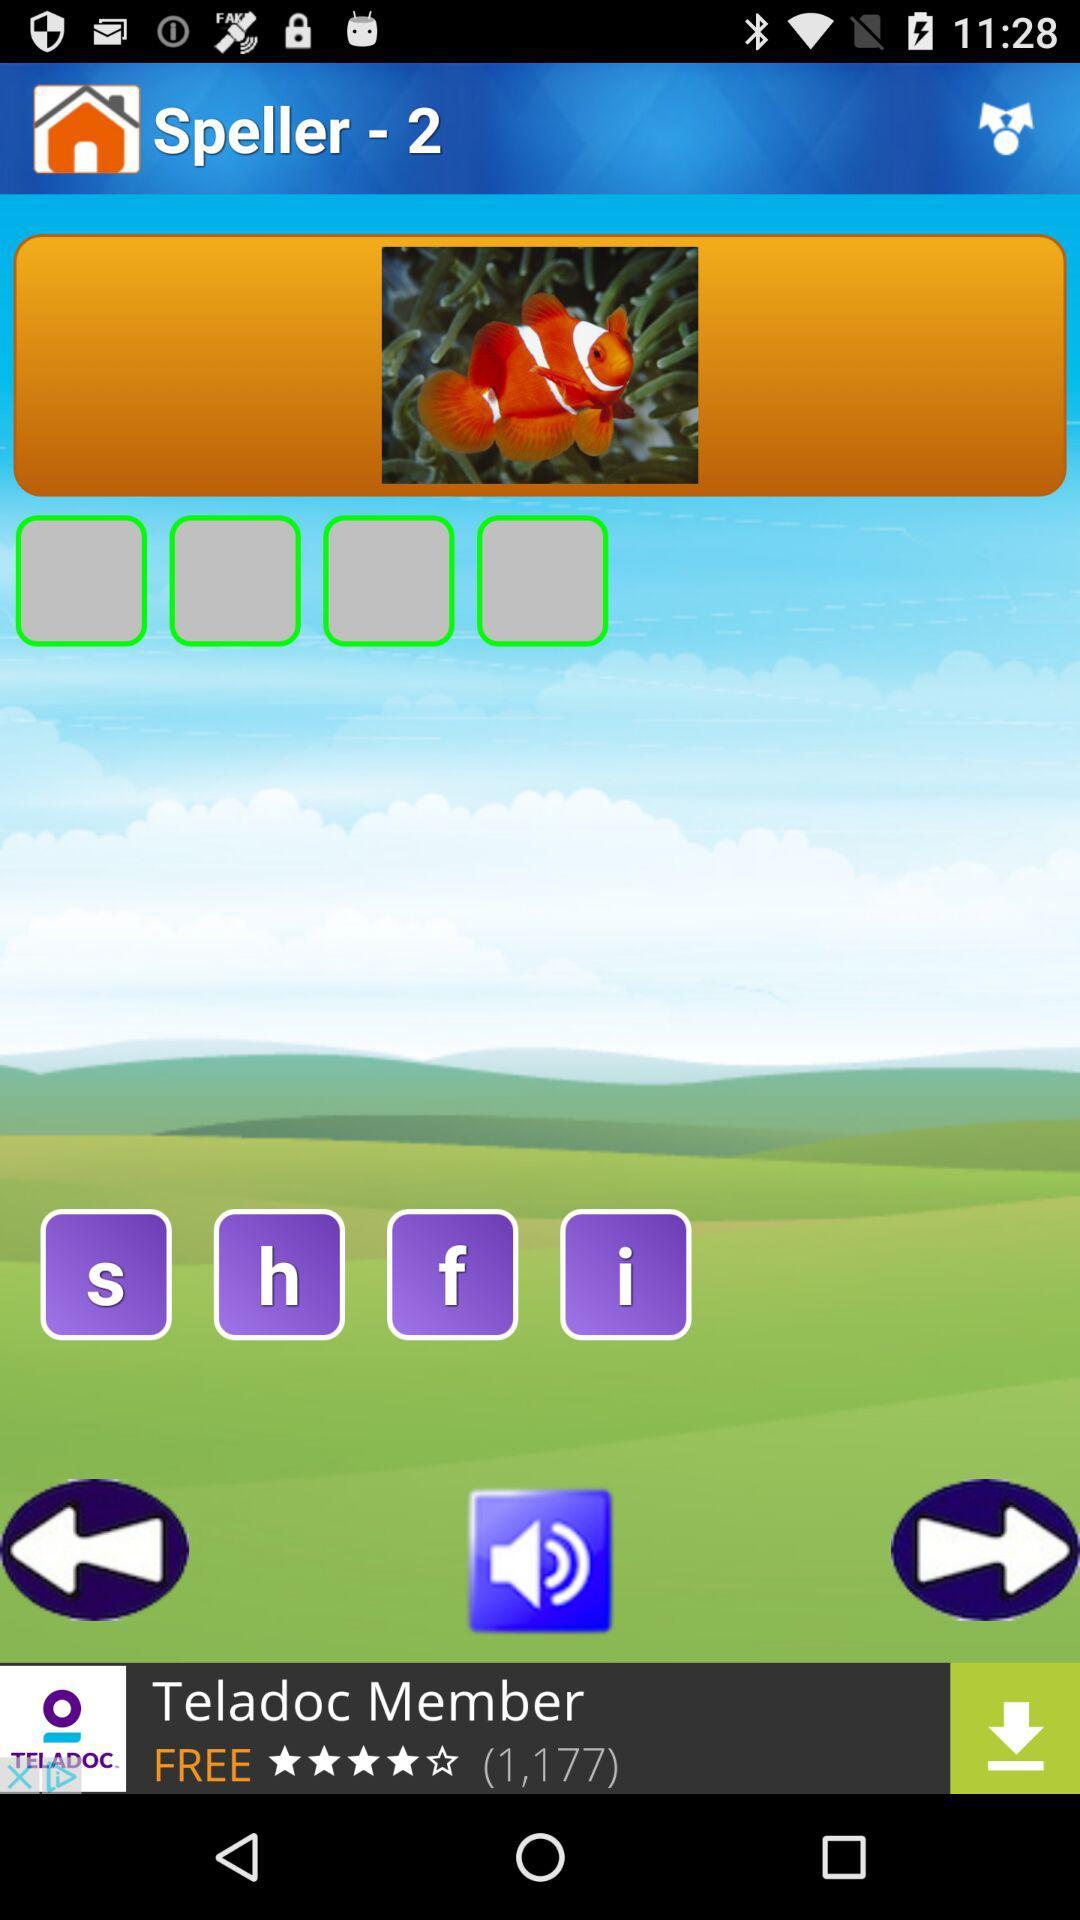  Describe the element at coordinates (94, 1548) in the screenshot. I see `go back` at that location.